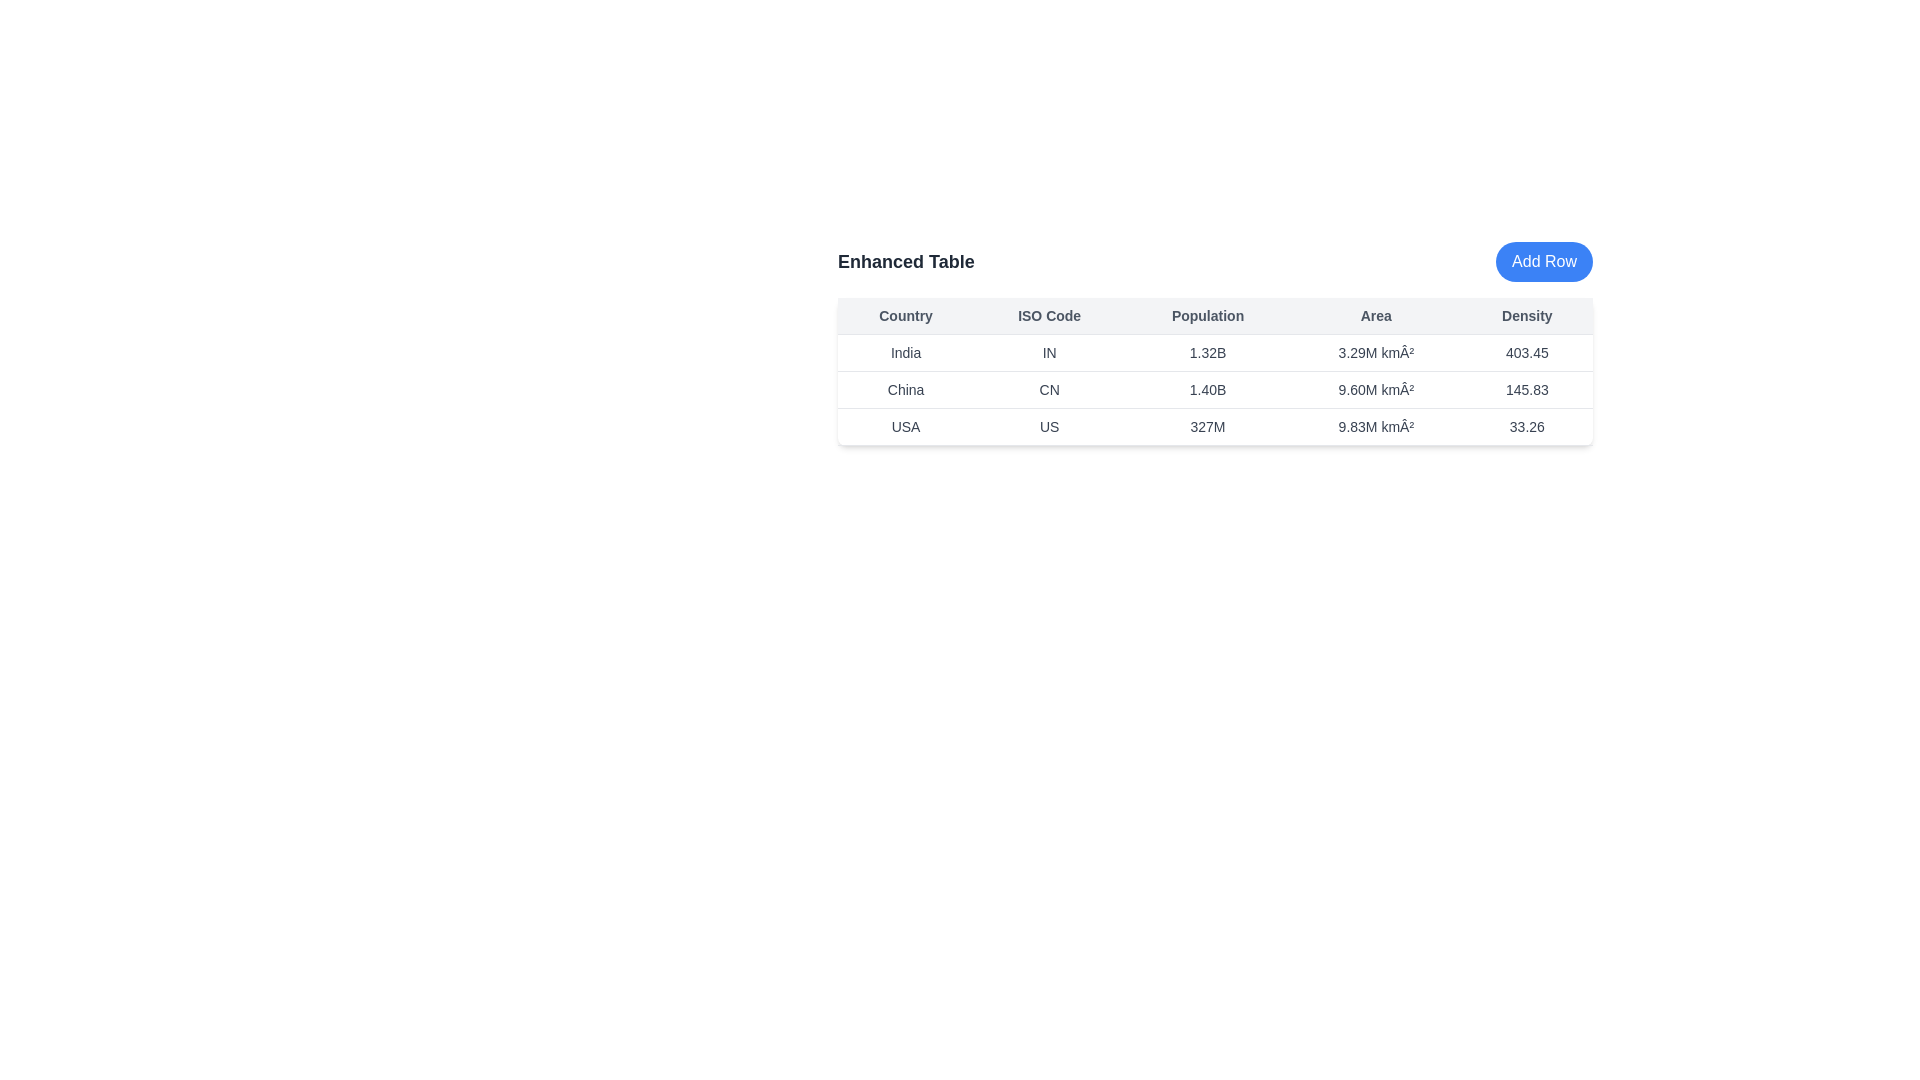 This screenshot has width=1920, height=1080. Describe the element at coordinates (1214, 389) in the screenshot. I see `the second table row containing data about the country 'China', which includes its name, ISO code, population, area, and density` at that location.